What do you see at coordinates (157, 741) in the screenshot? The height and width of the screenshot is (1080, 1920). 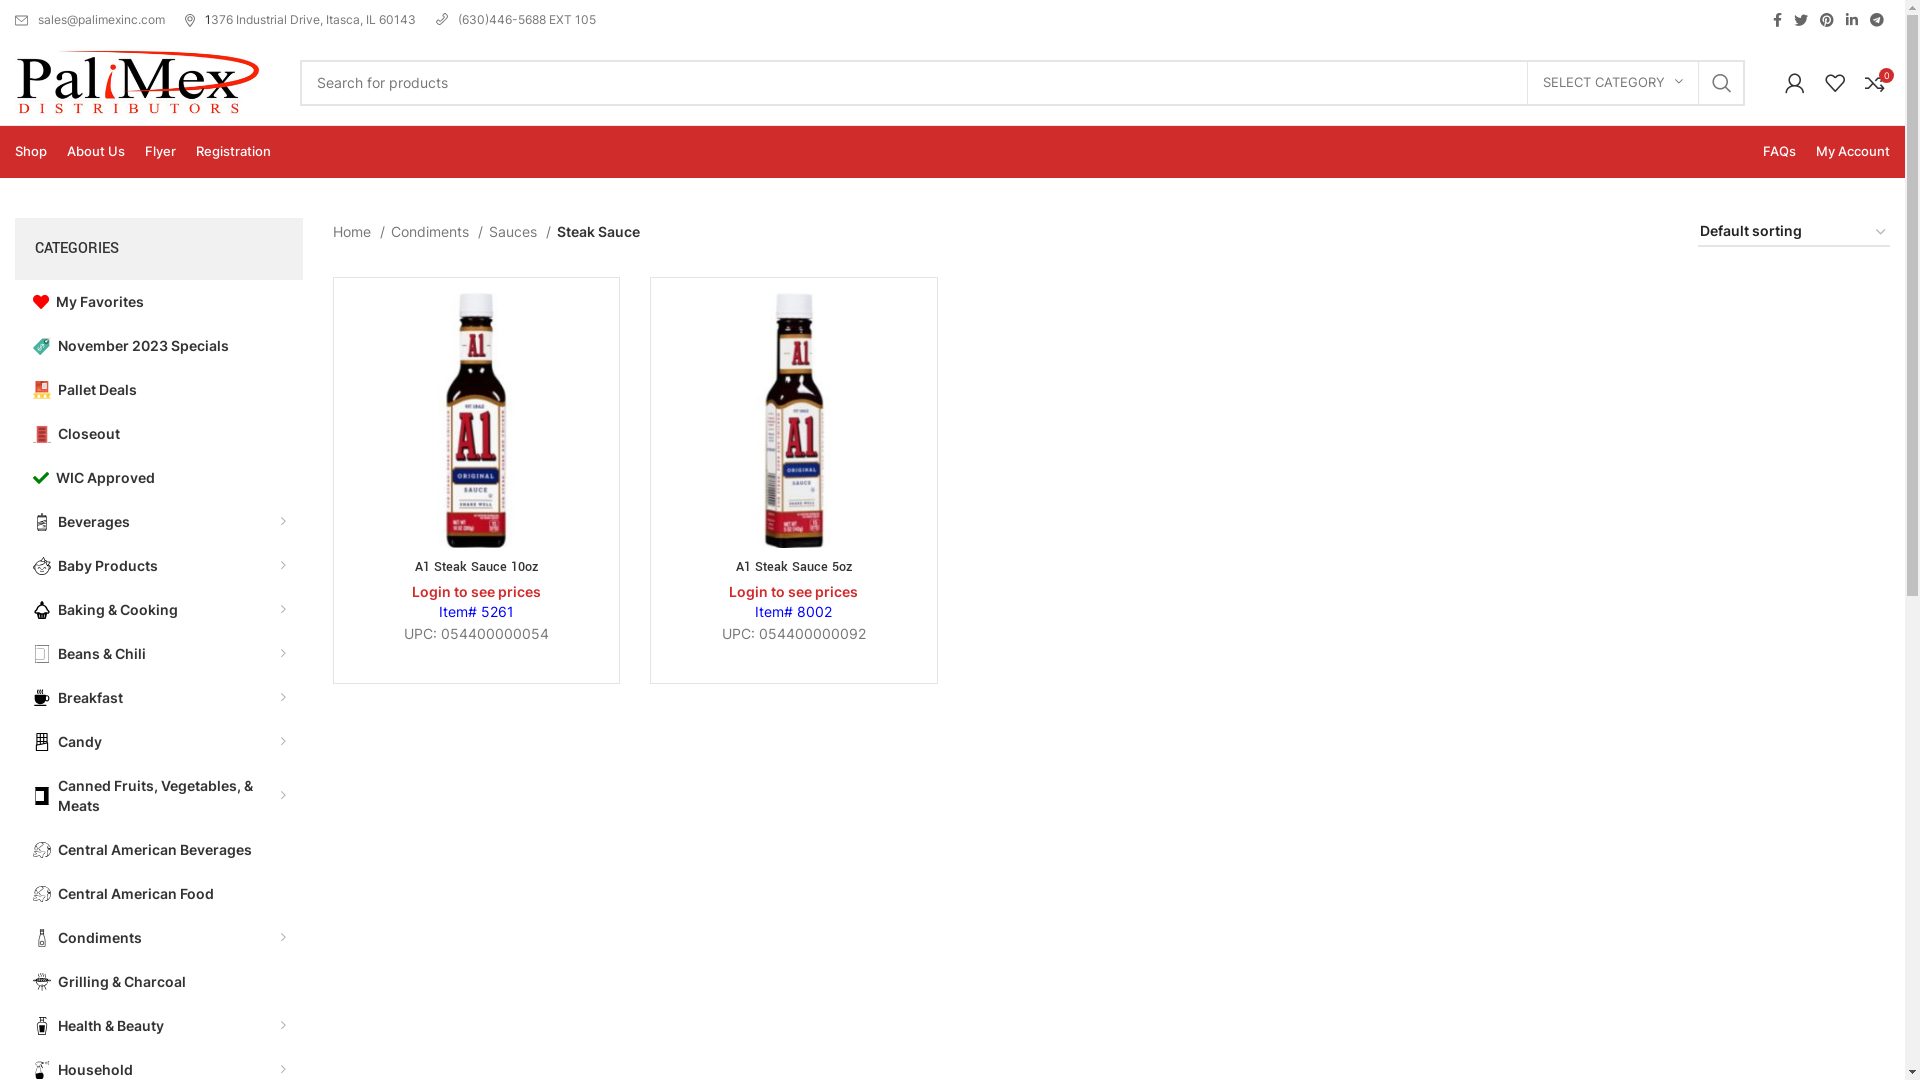 I see `'Candy'` at bounding box center [157, 741].